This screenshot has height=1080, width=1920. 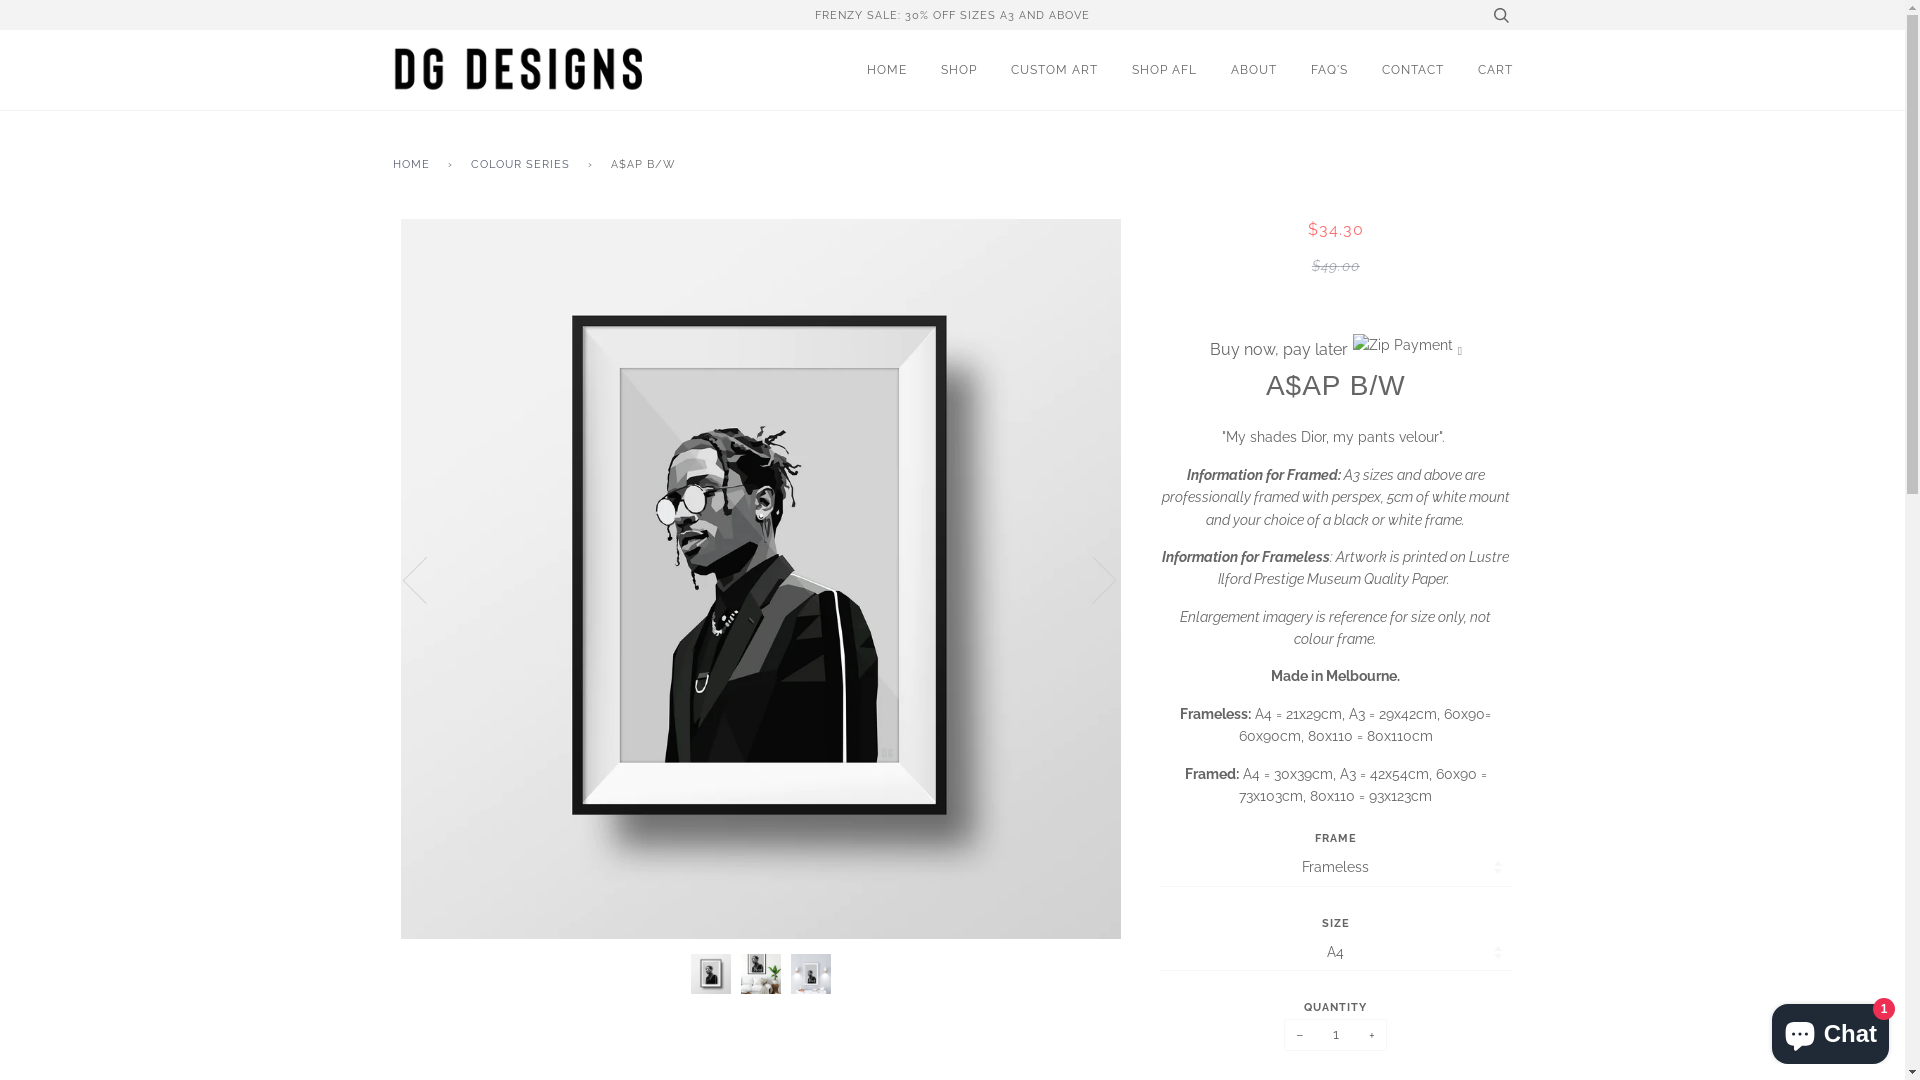 What do you see at coordinates (1357, 1034) in the screenshot?
I see `'+'` at bounding box center [1357, 1034].